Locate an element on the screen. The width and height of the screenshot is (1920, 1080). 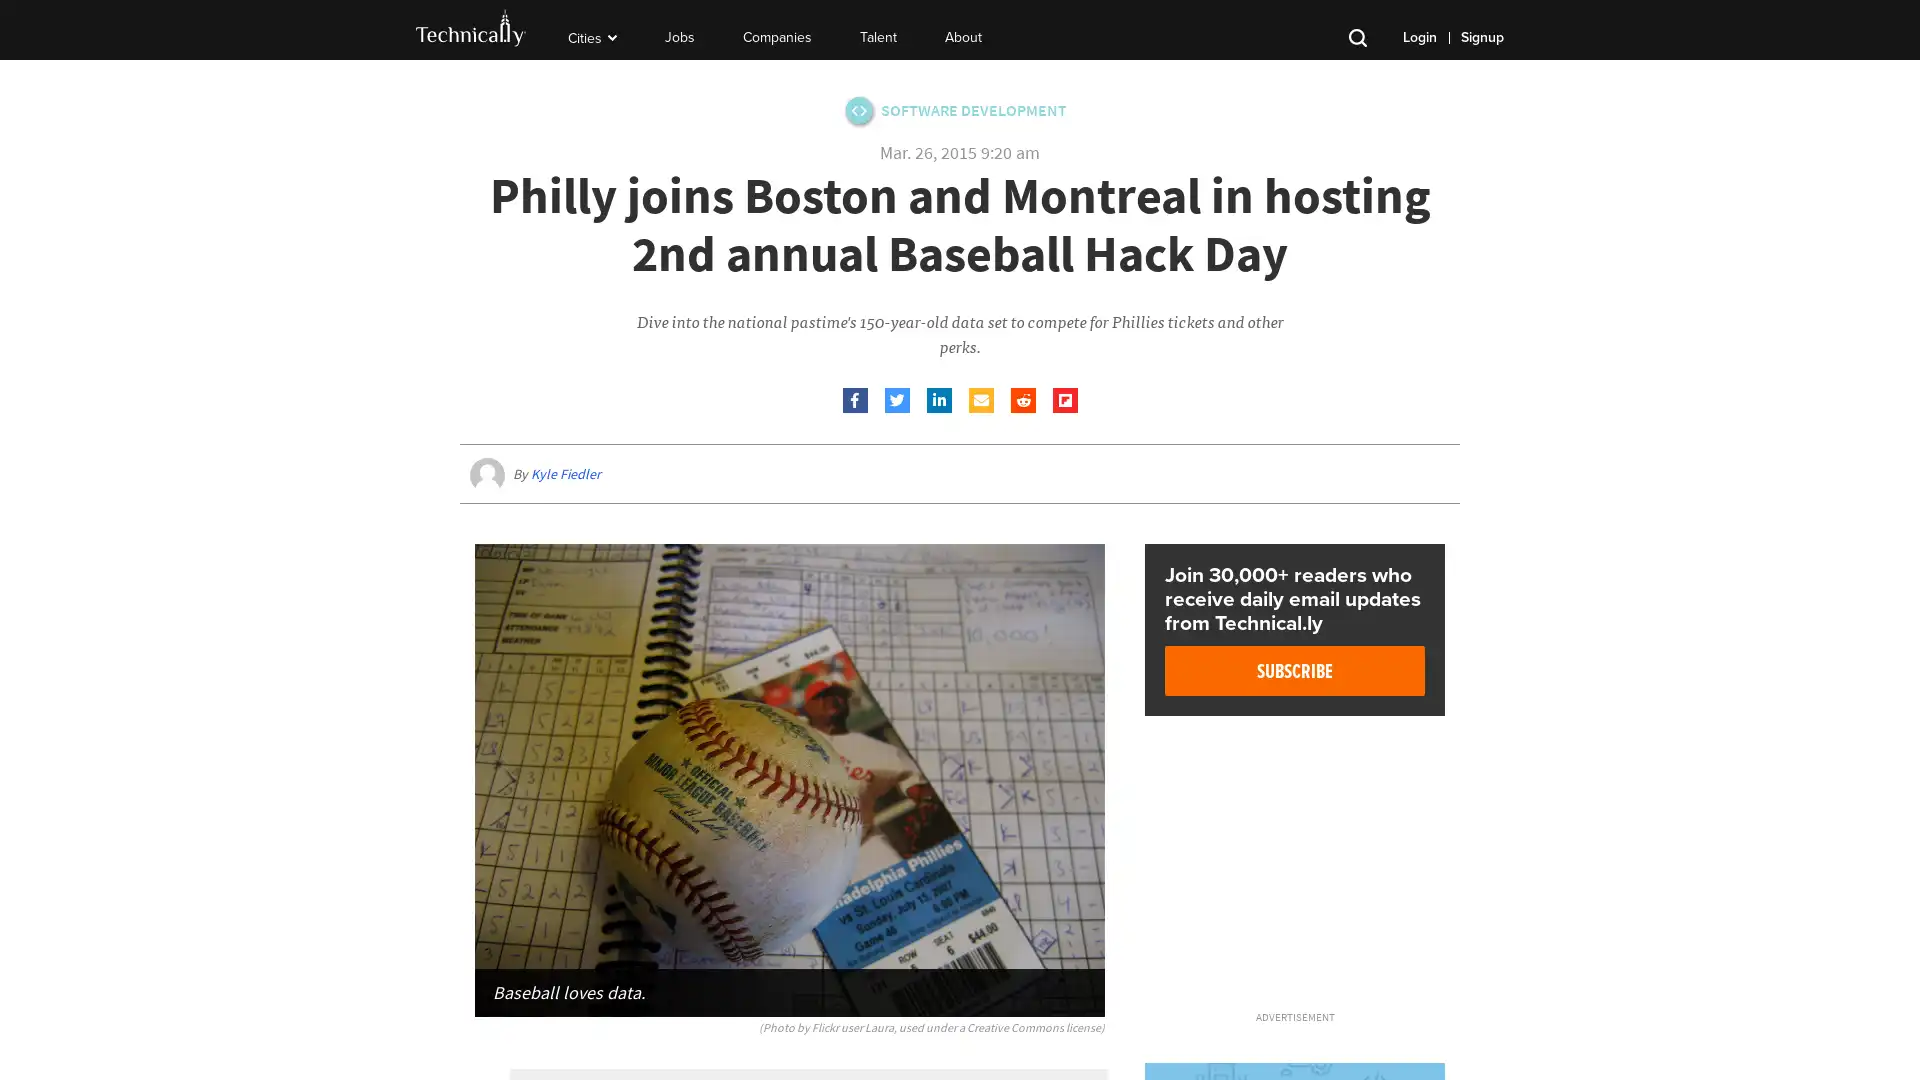
Subscribe is located at coordinates (1295, 671).